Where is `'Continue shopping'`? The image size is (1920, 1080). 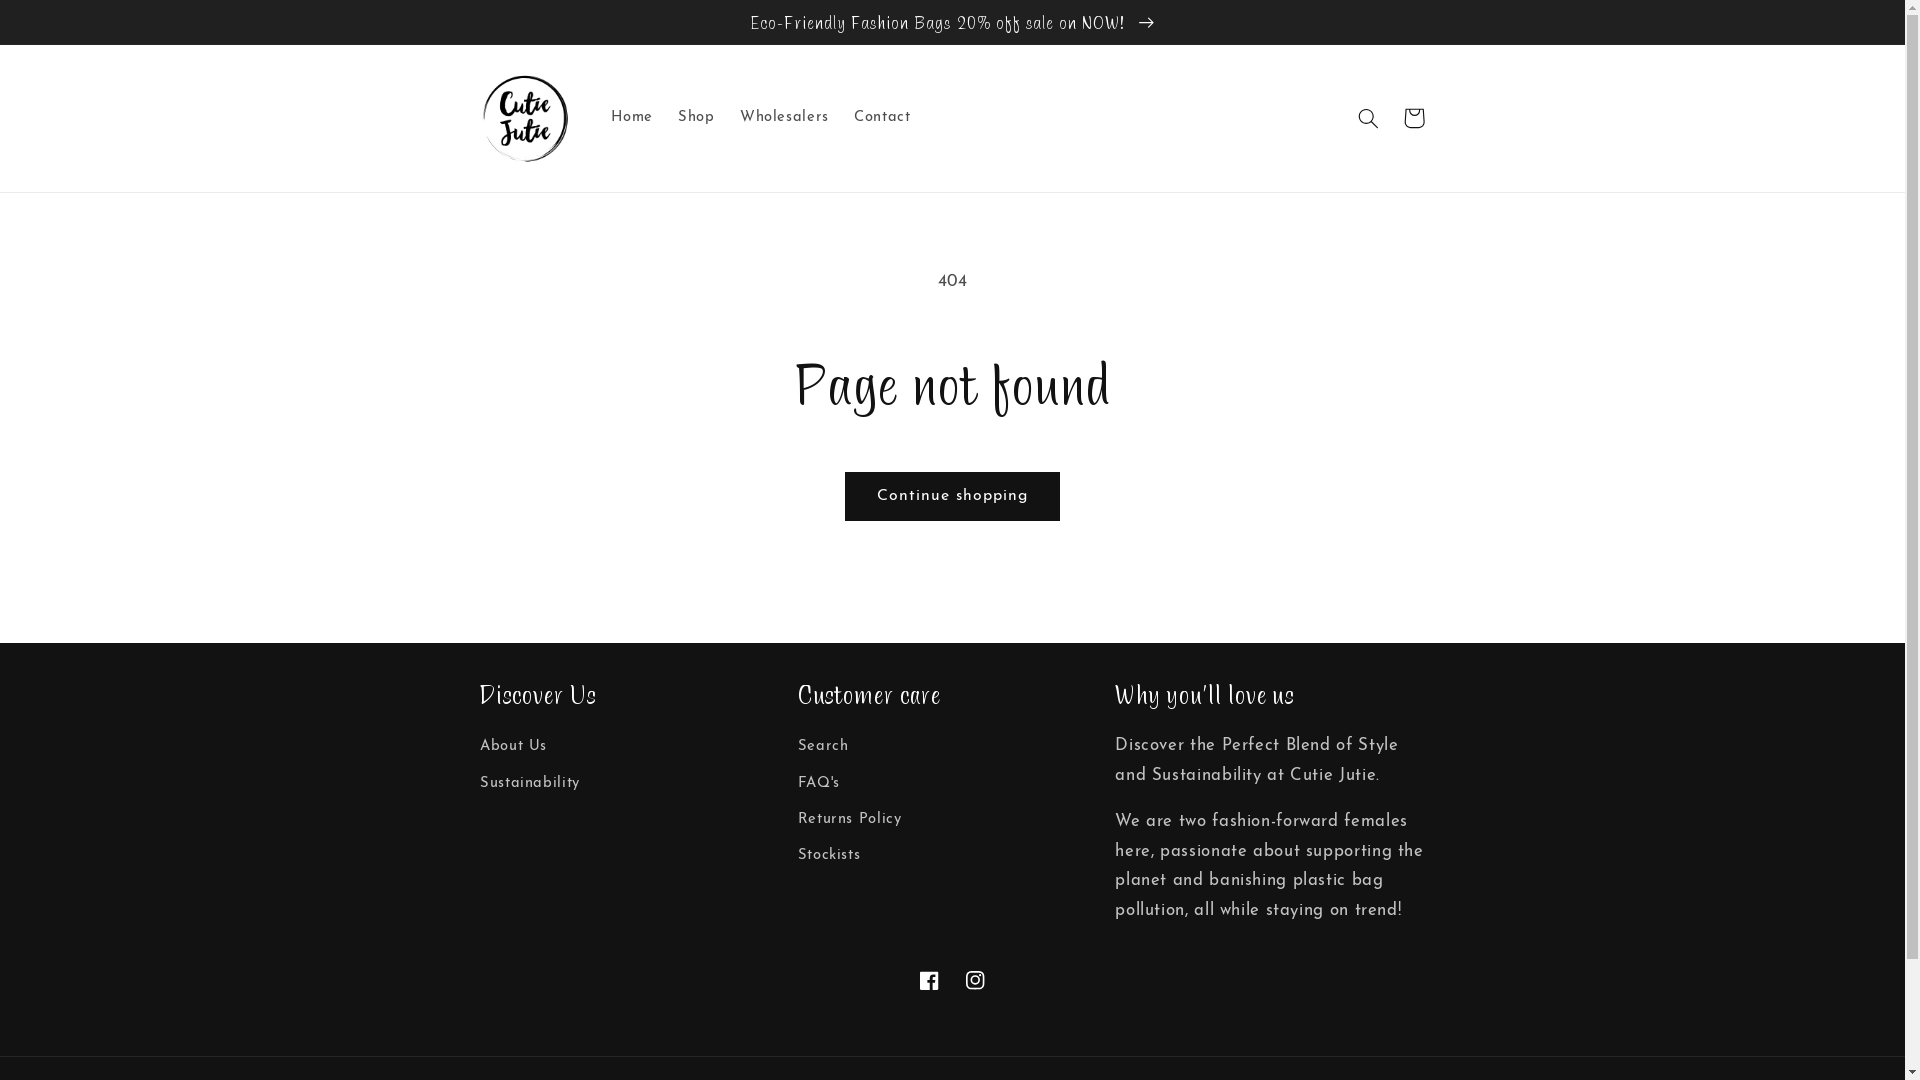
'Continue shopping' is located at coordinates (951, 495).